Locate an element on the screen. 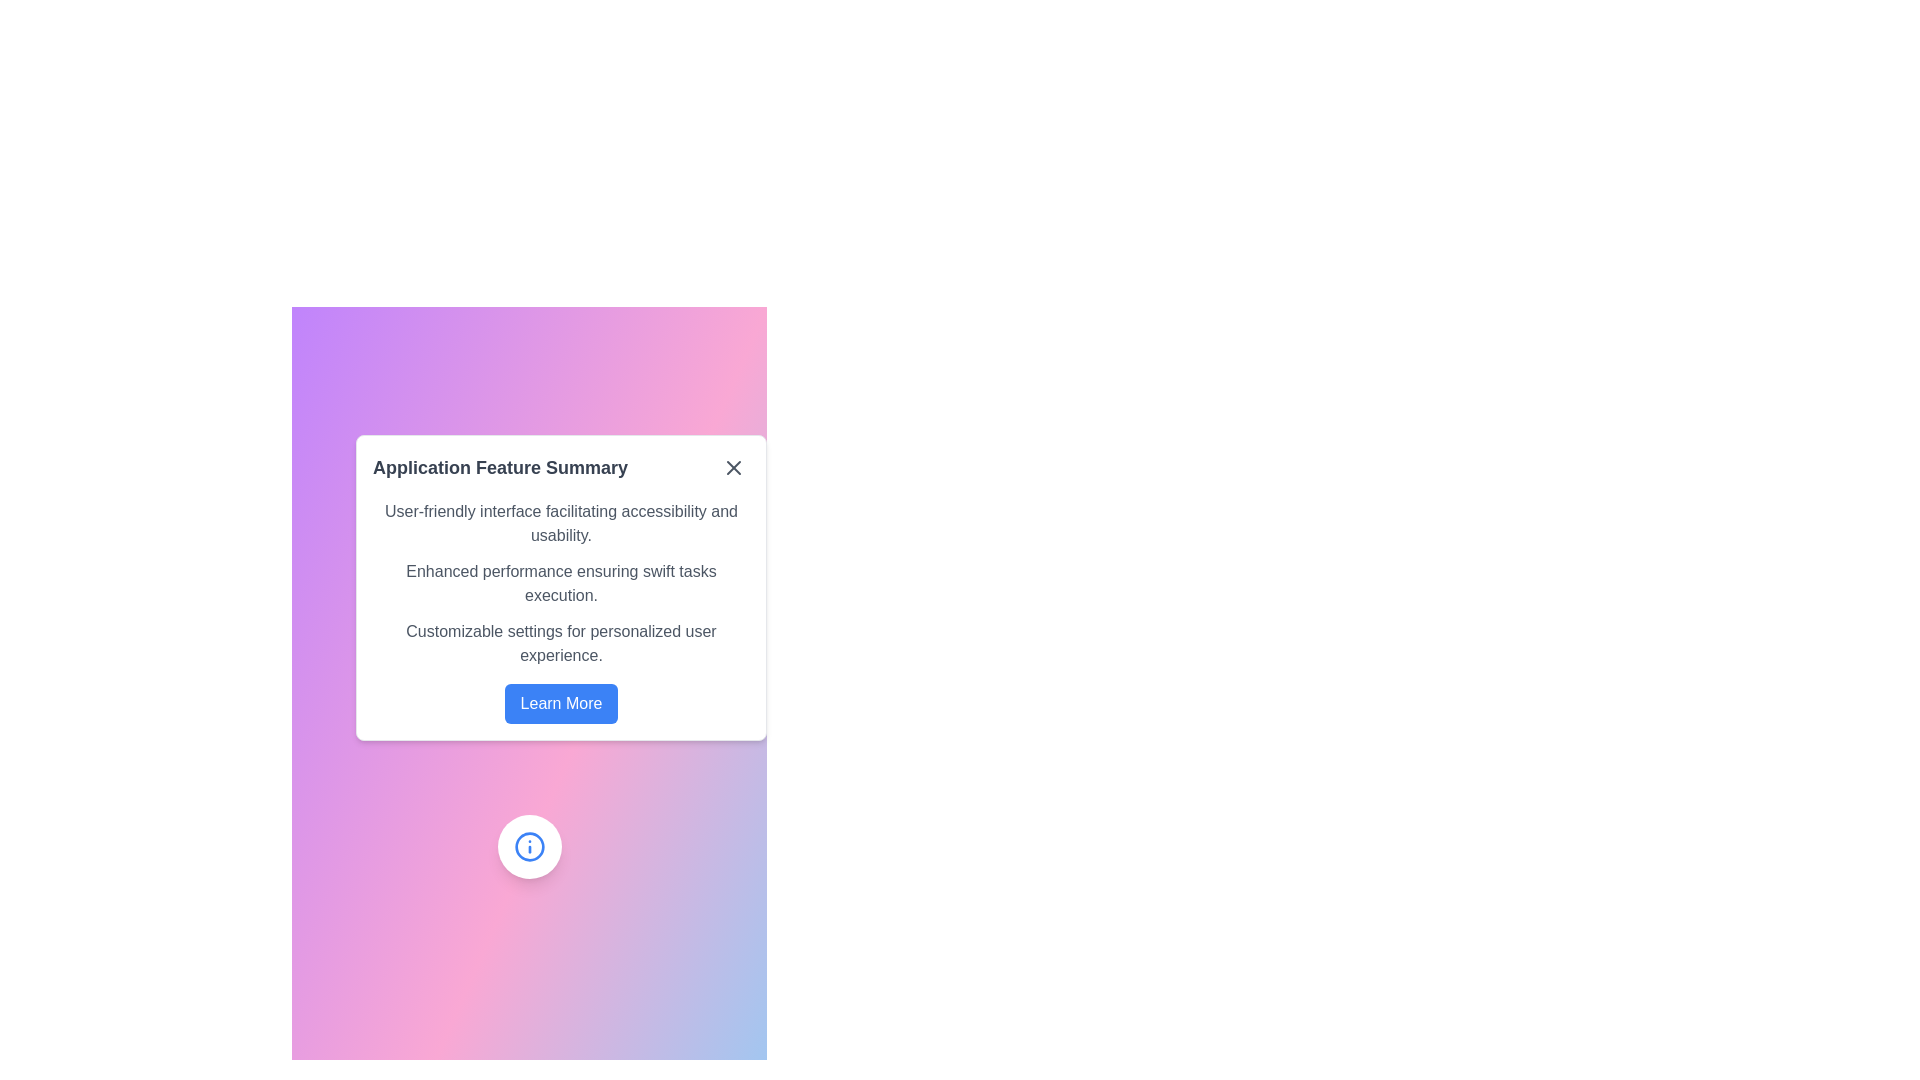  the static text display that provides descriptive information about the application's performance enhancements, located at the center of the application card is located at coordinates (560, 583).